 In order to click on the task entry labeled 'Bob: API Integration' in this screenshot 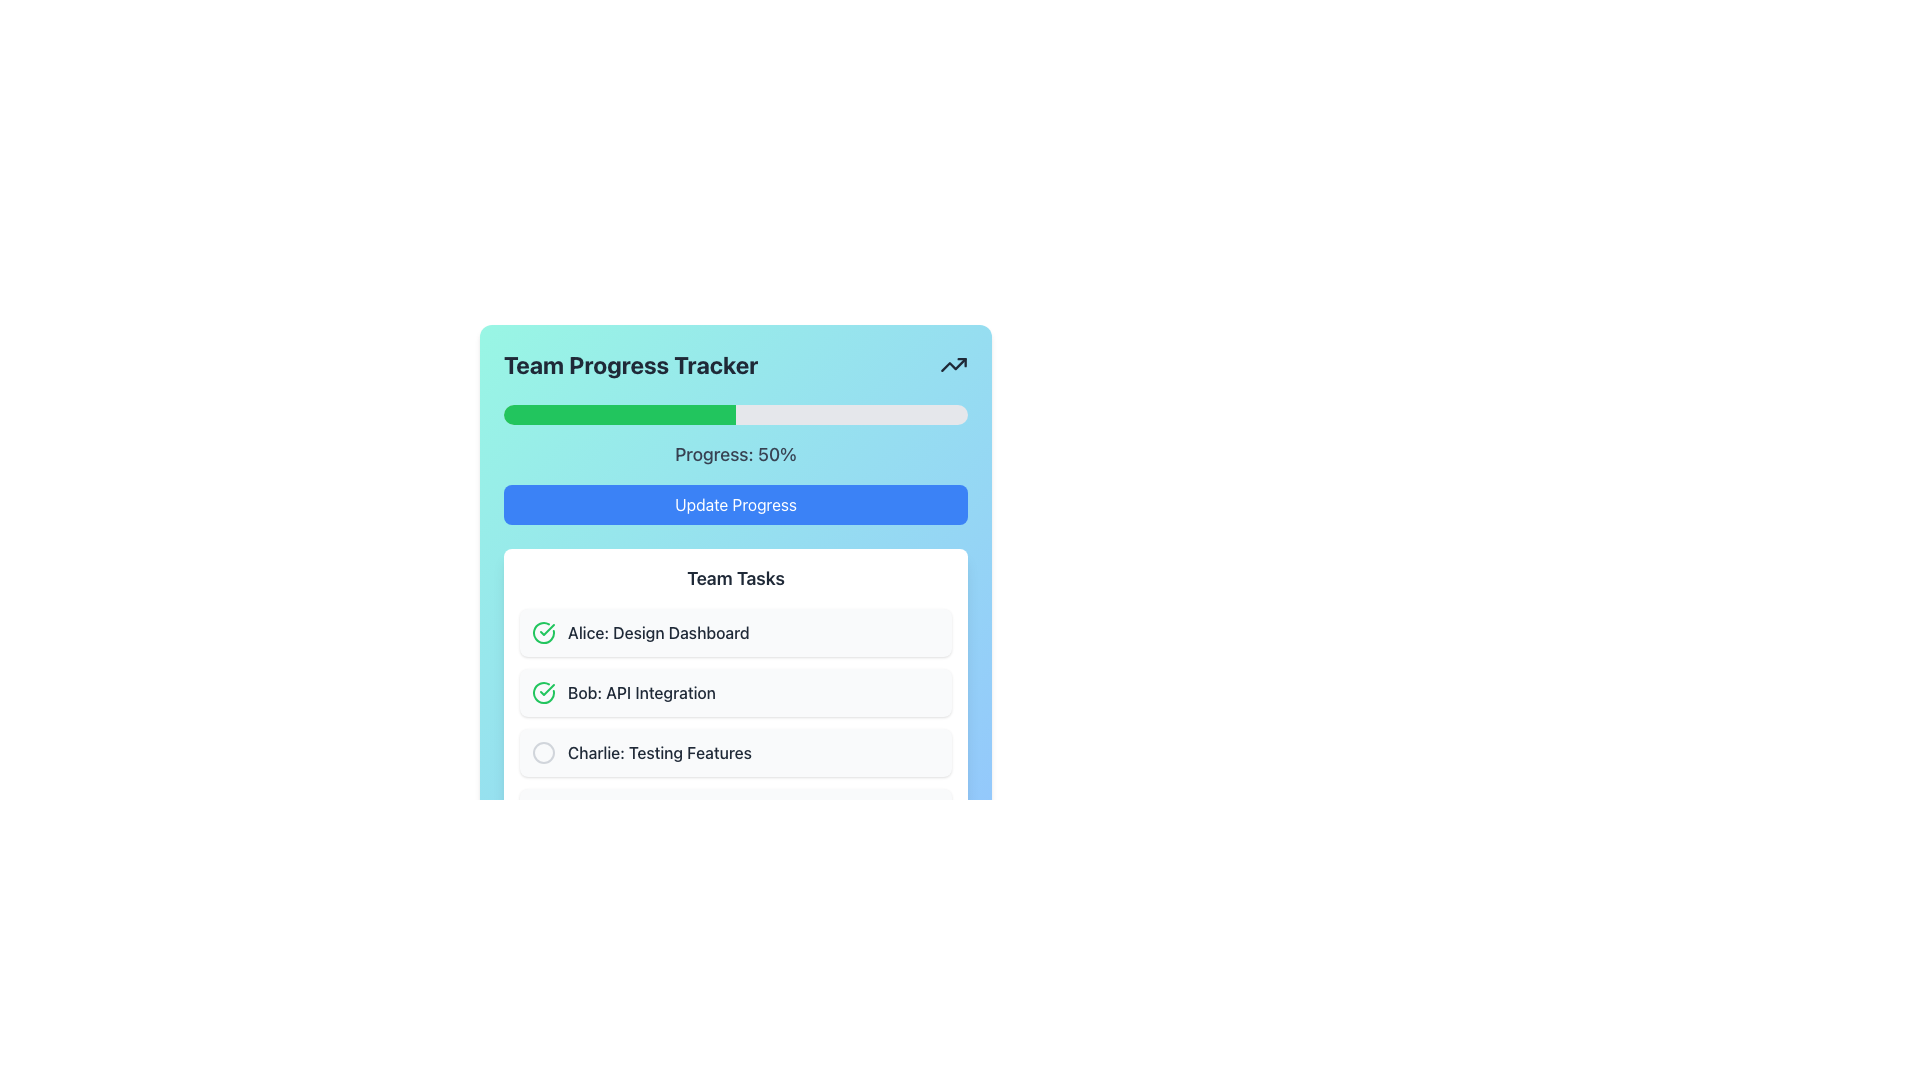, I will do `click(734, 722)`.